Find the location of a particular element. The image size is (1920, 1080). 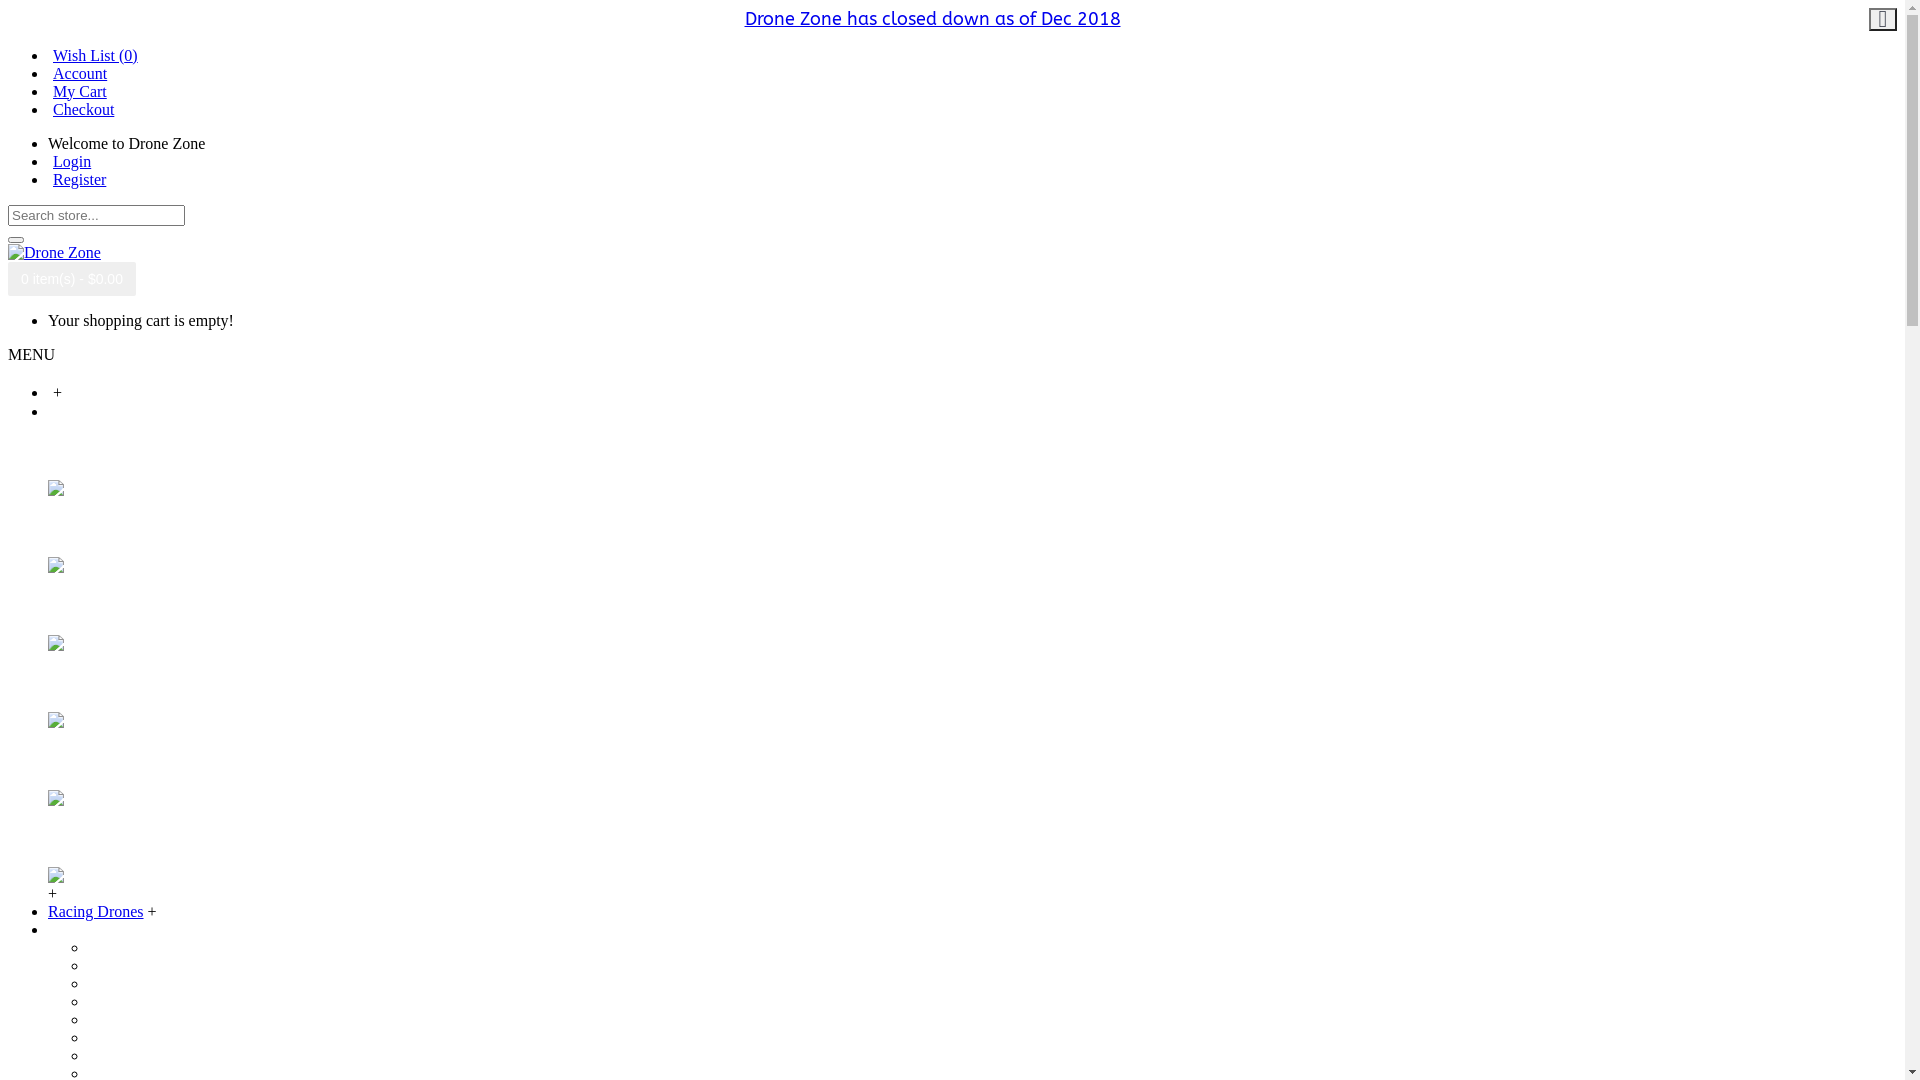

'0 item(s) - $0.00' is located at coordinates (20, 277).